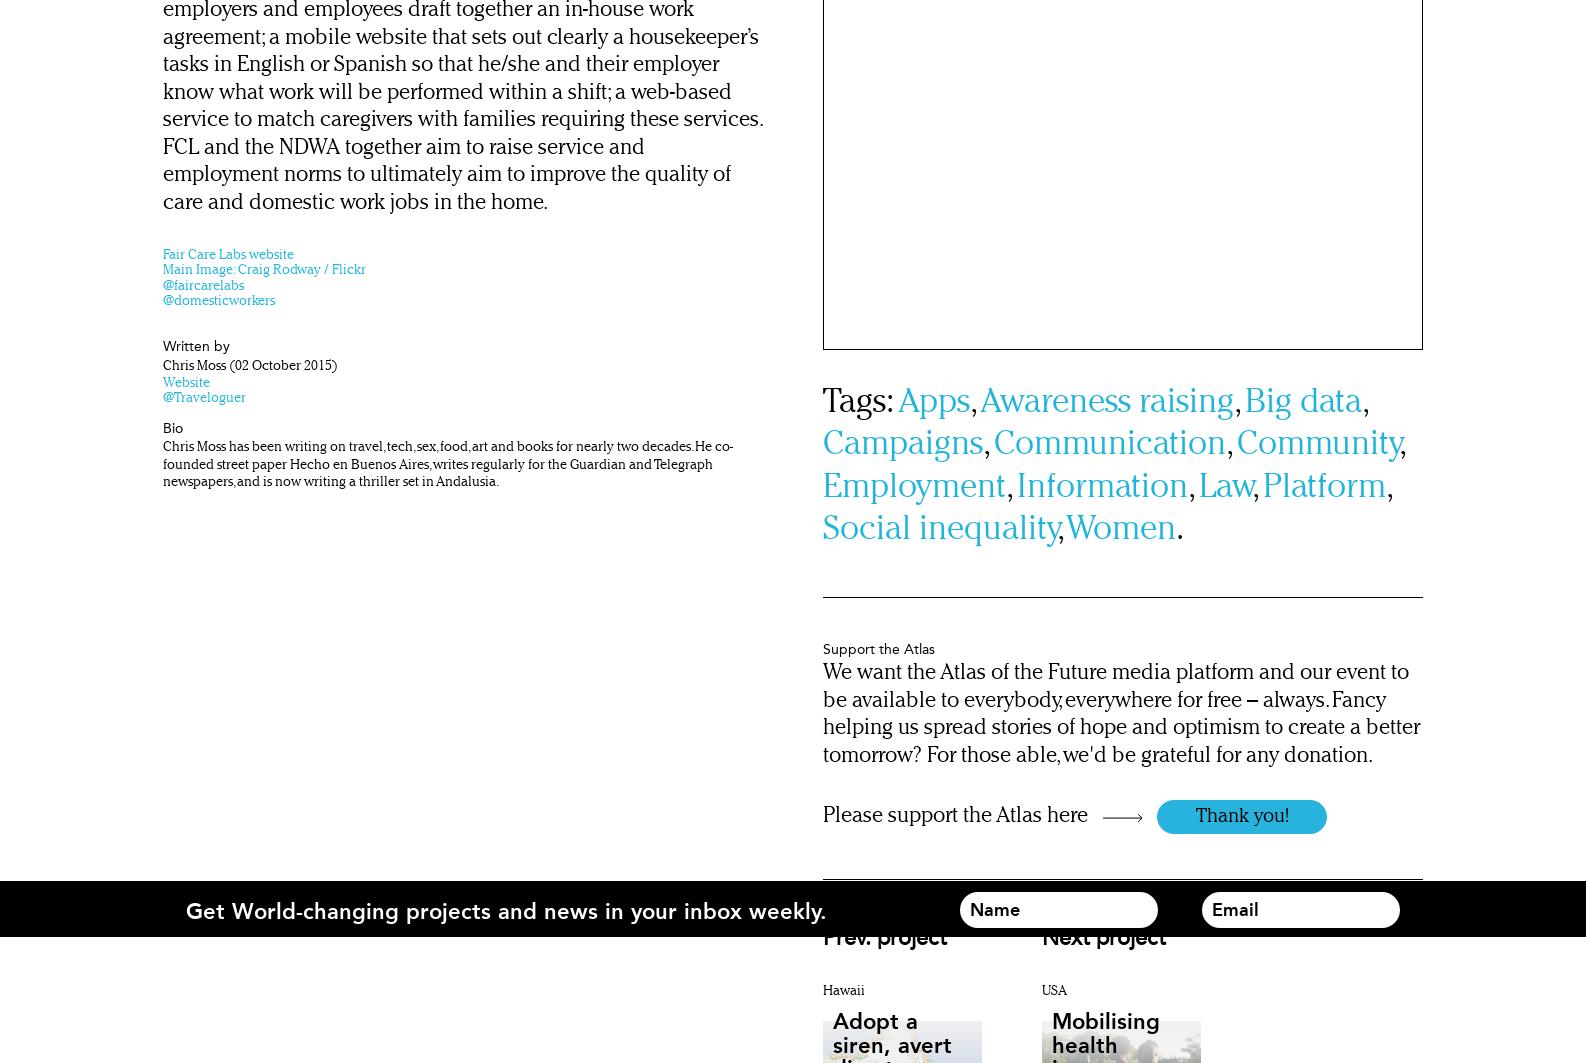 The width and height of the screenshot is (1586, 1063). What do you see at coordinates (506, 910) in the screenshot?
I see `'Get World-changing projects and news in your inbox weekly.'` at bounding box center [506, 910].